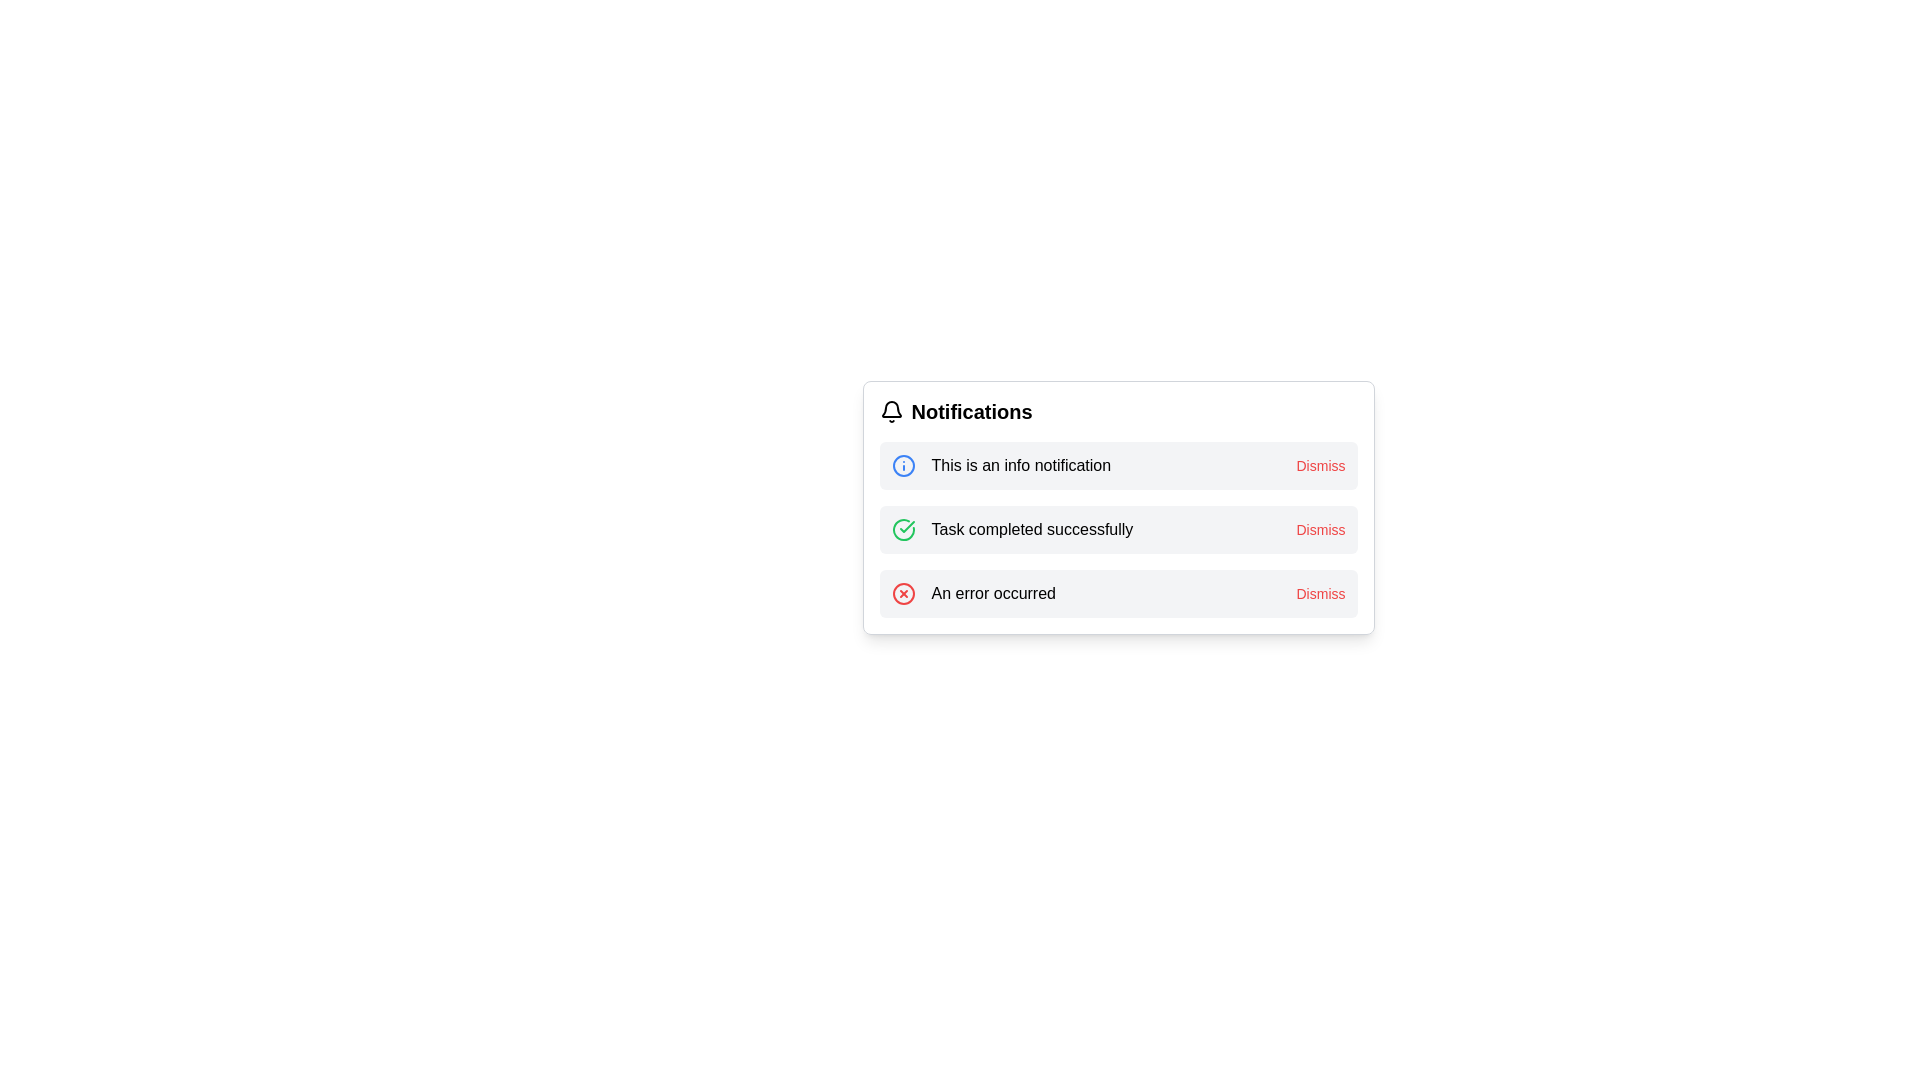  What do you see at coordinates (902, 593) in the screenshot?
I see `the red circular error icon located on the far-right side of the notification that reads 'An error occurred'` at bounding box center [902, 593].